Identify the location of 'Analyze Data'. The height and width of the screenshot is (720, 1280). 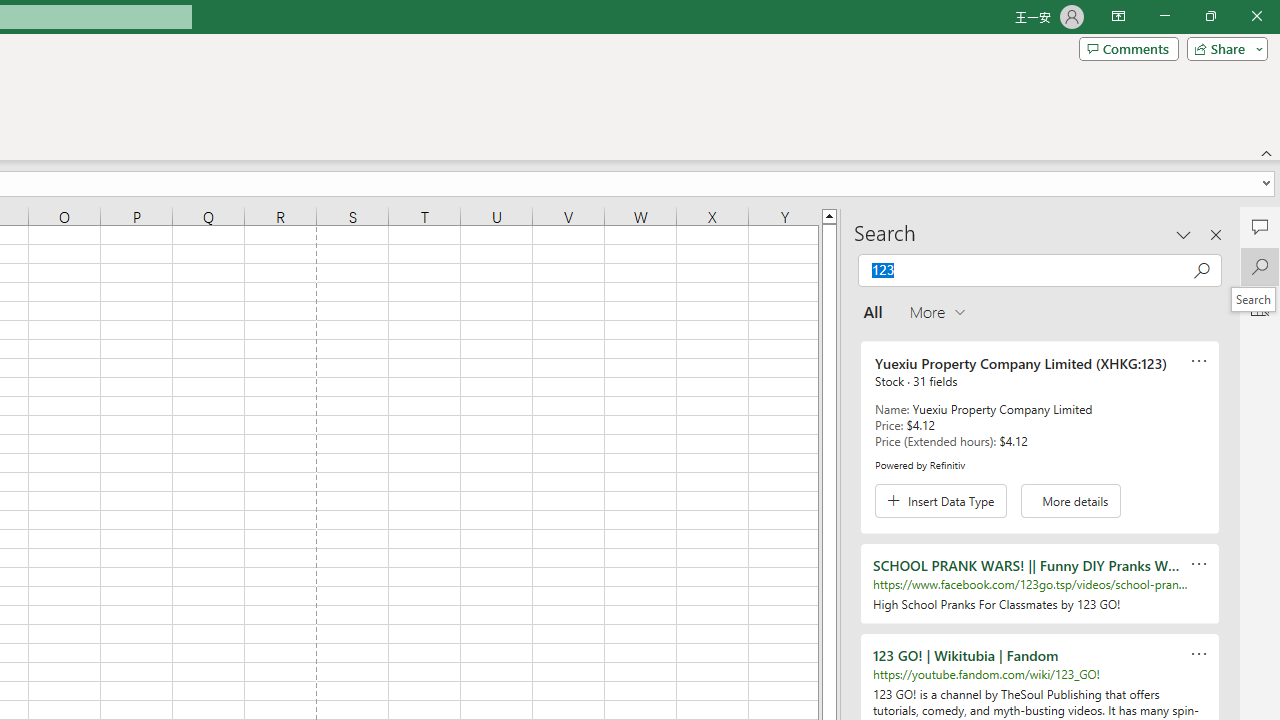
(1259, 307).